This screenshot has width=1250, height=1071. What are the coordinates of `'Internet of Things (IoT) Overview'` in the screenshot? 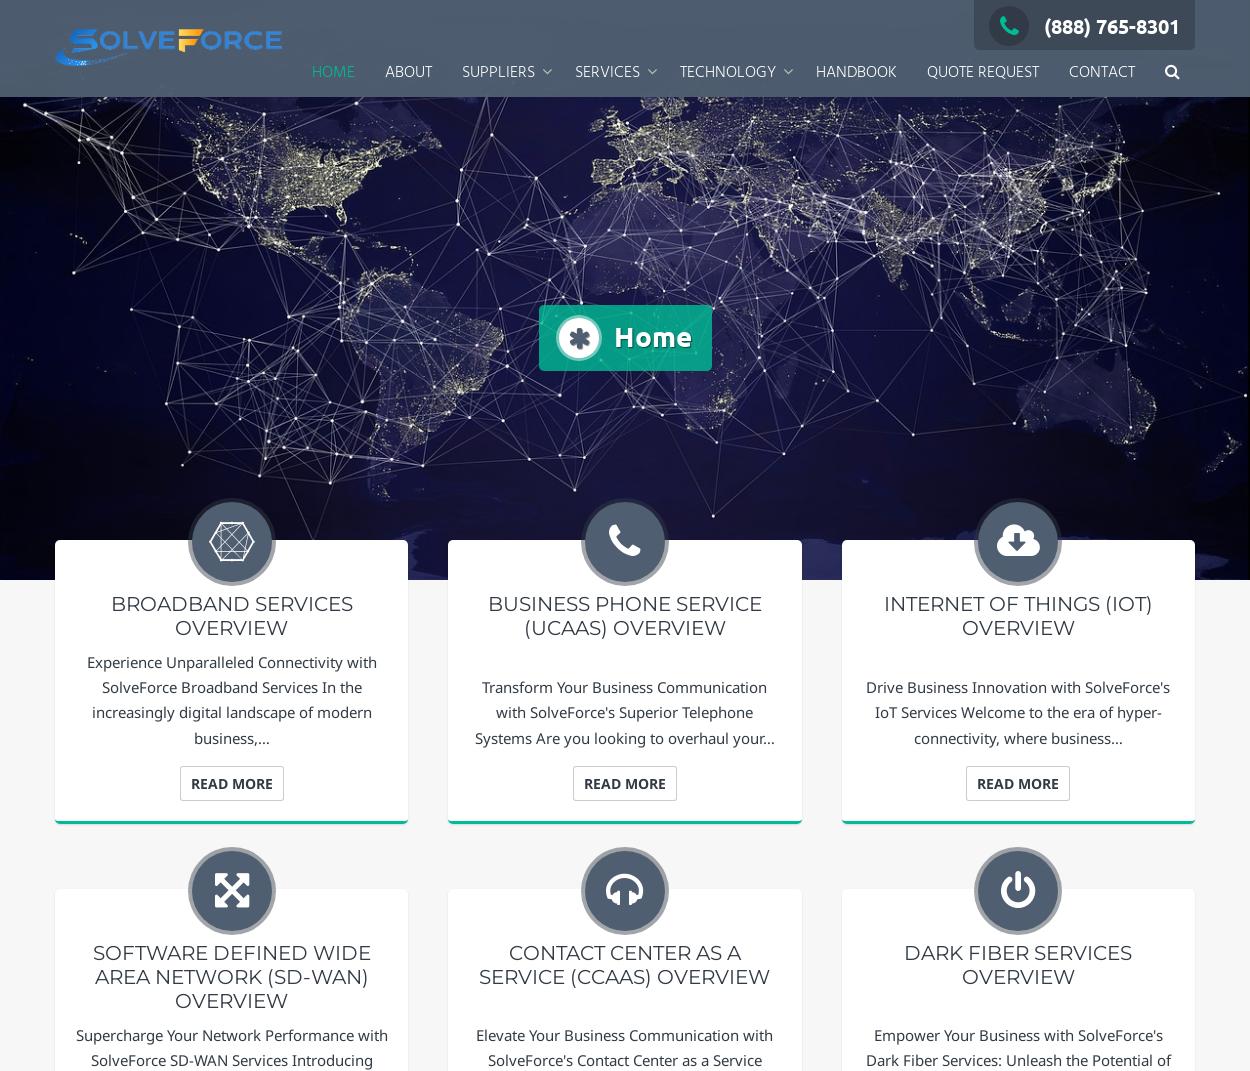 It's located at (1017, 615).